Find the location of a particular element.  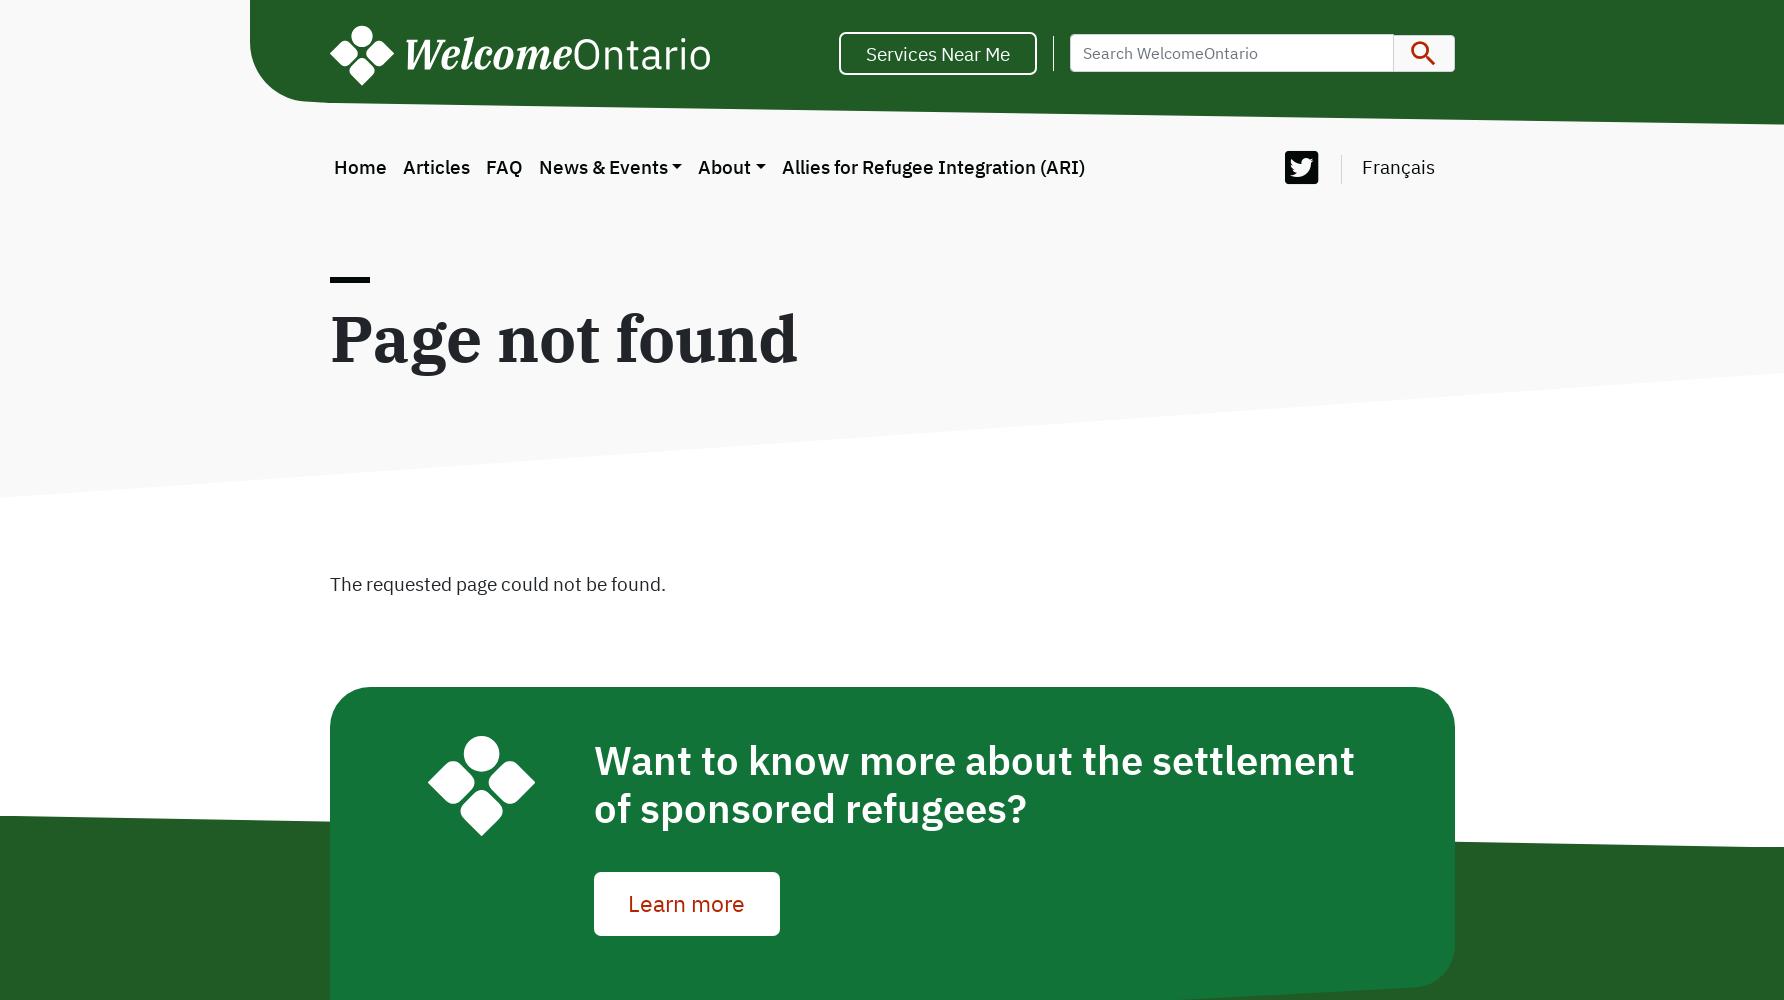

'News & Events' is located at coordinates (601, 166).